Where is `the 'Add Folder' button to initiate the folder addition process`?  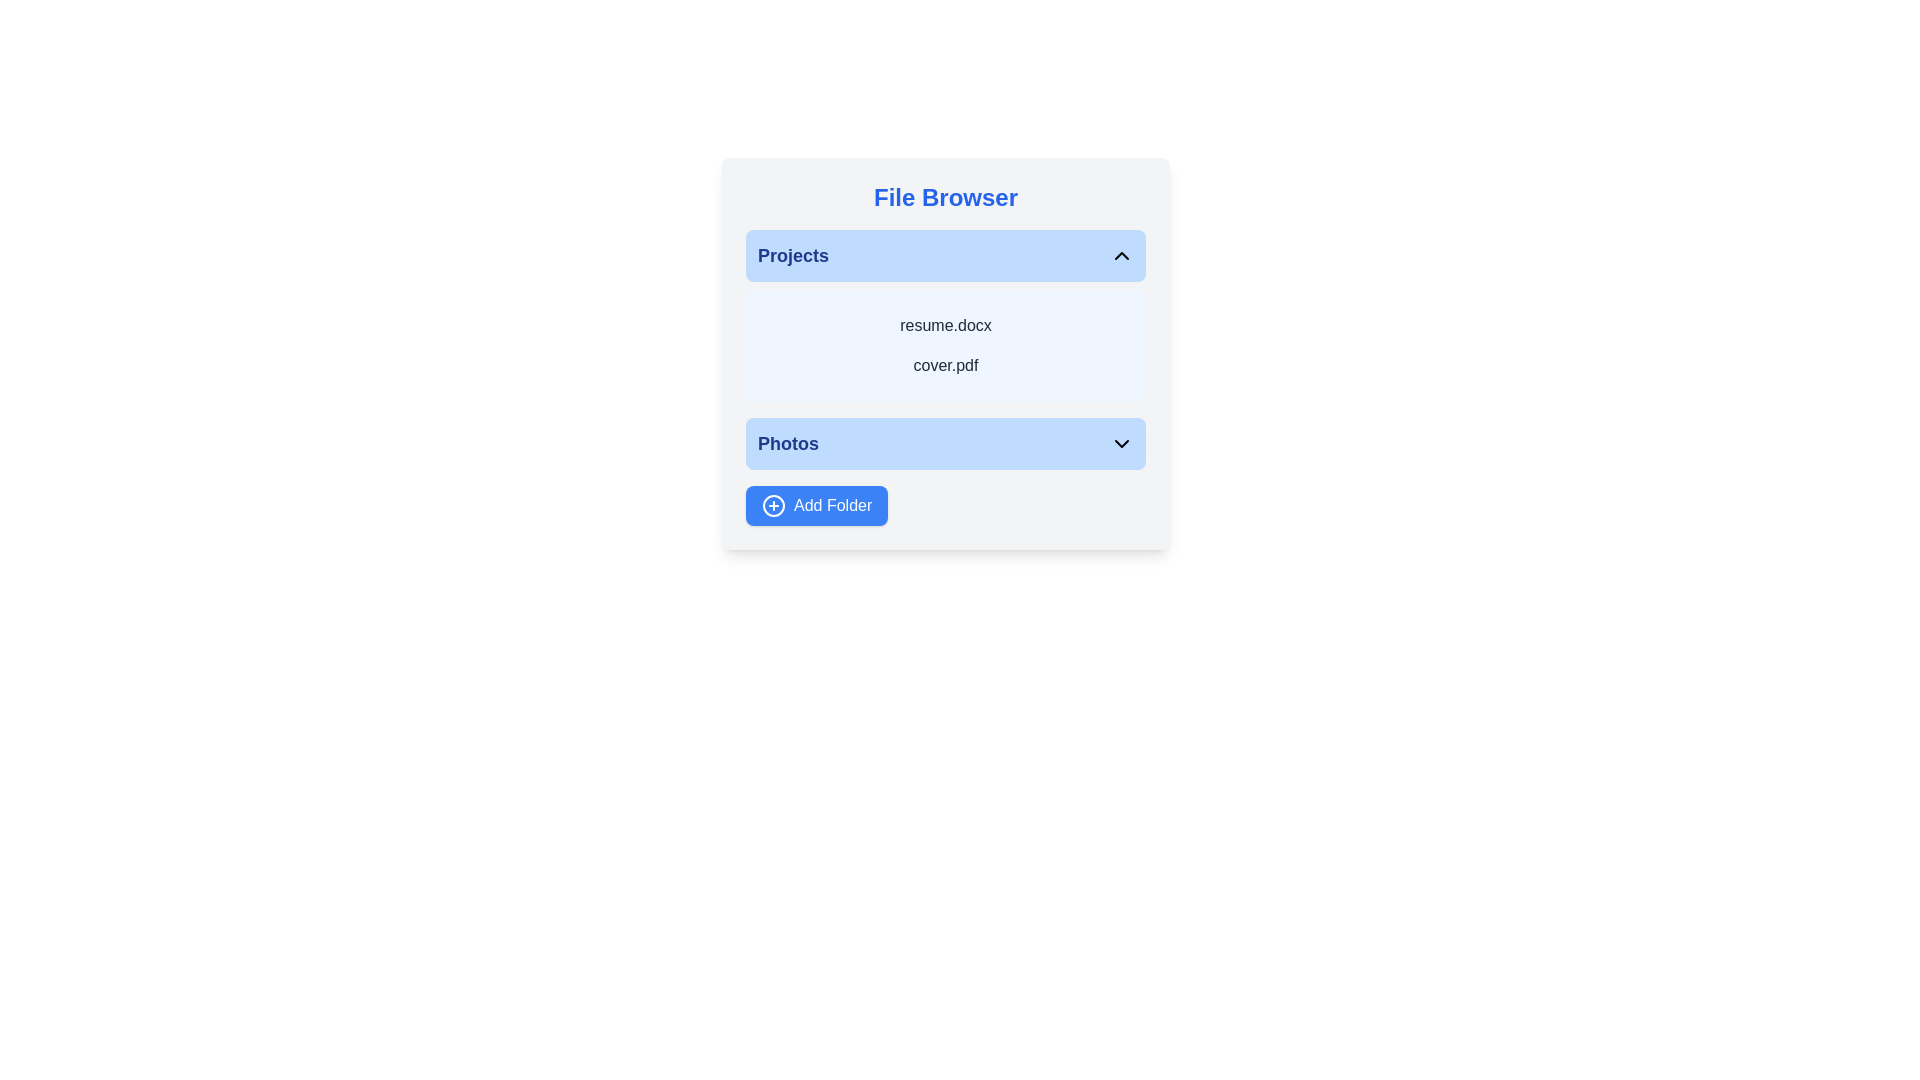
the 'Add Folder' button to initiate the folder addition process is located at coordinates (816, 504).